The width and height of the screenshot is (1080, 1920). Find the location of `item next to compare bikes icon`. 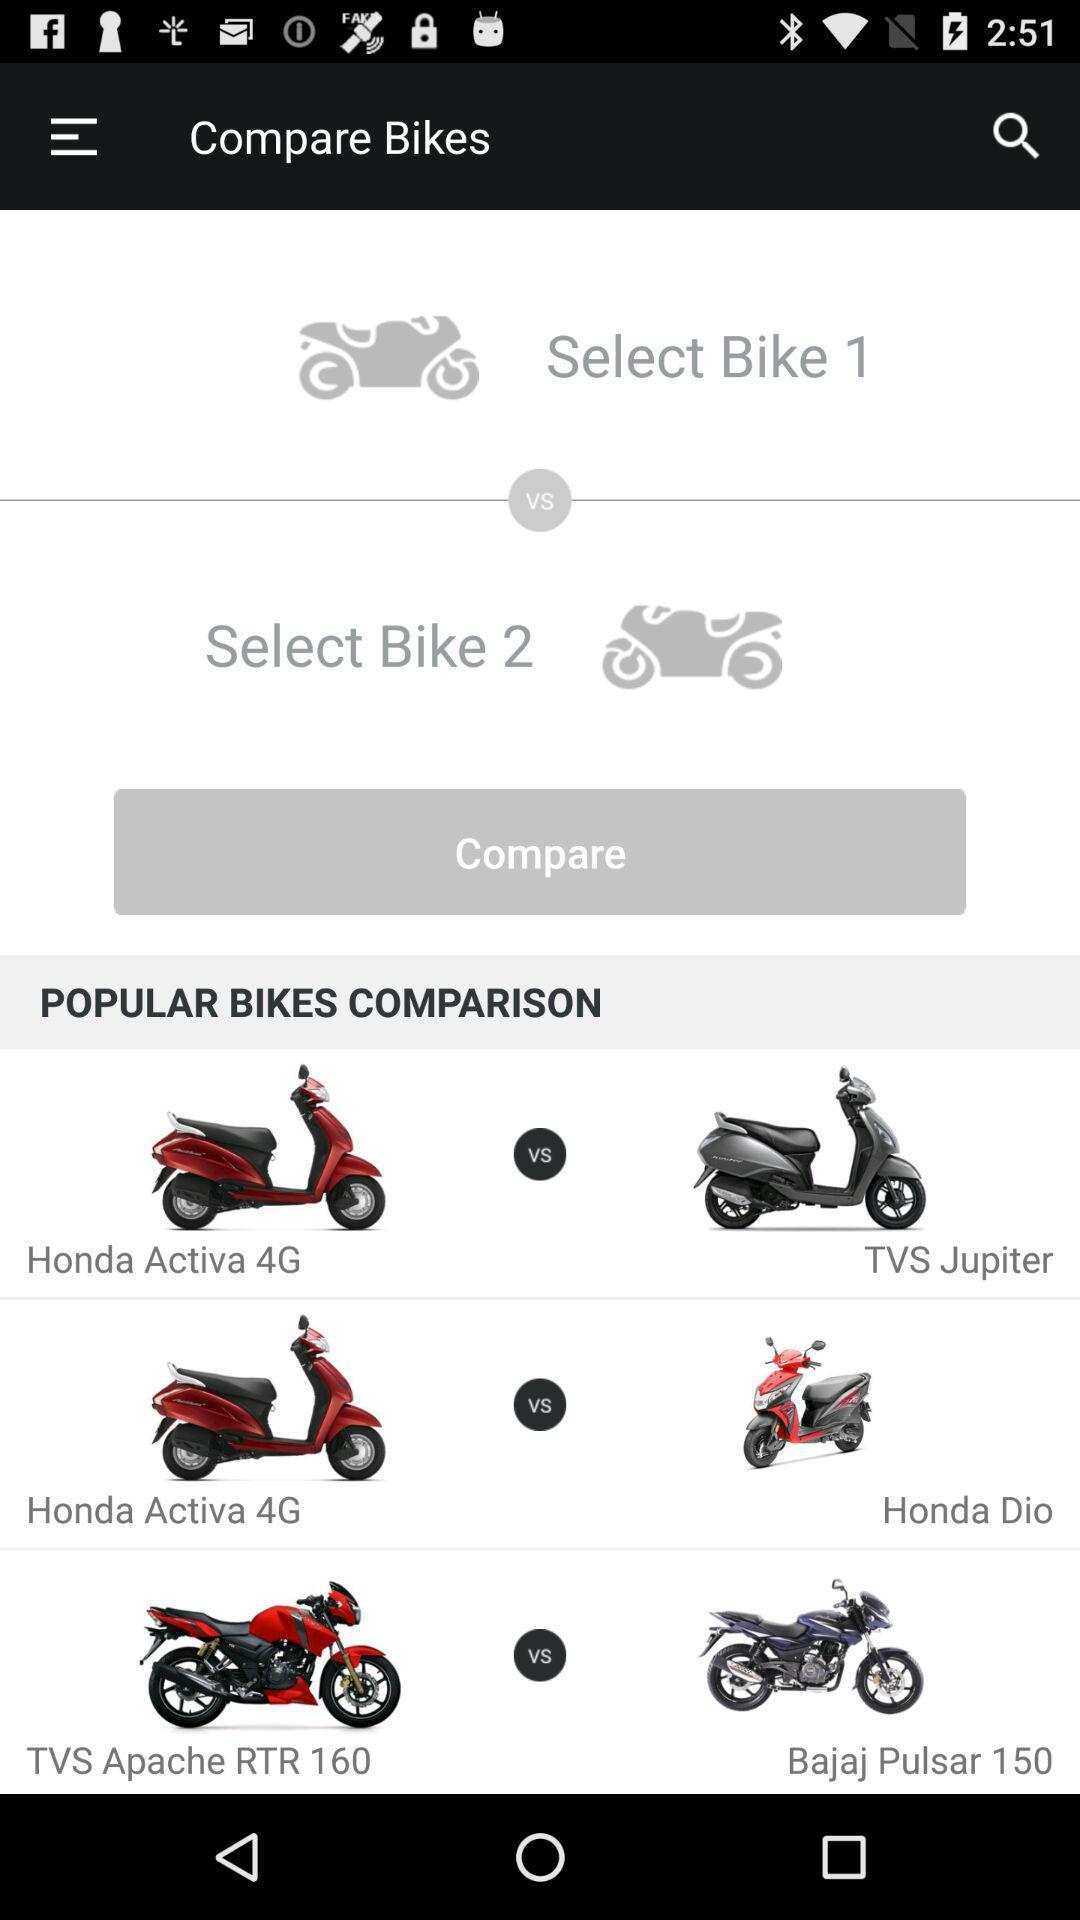

item next to compare bikes icon is located at coordinates (72, 135).